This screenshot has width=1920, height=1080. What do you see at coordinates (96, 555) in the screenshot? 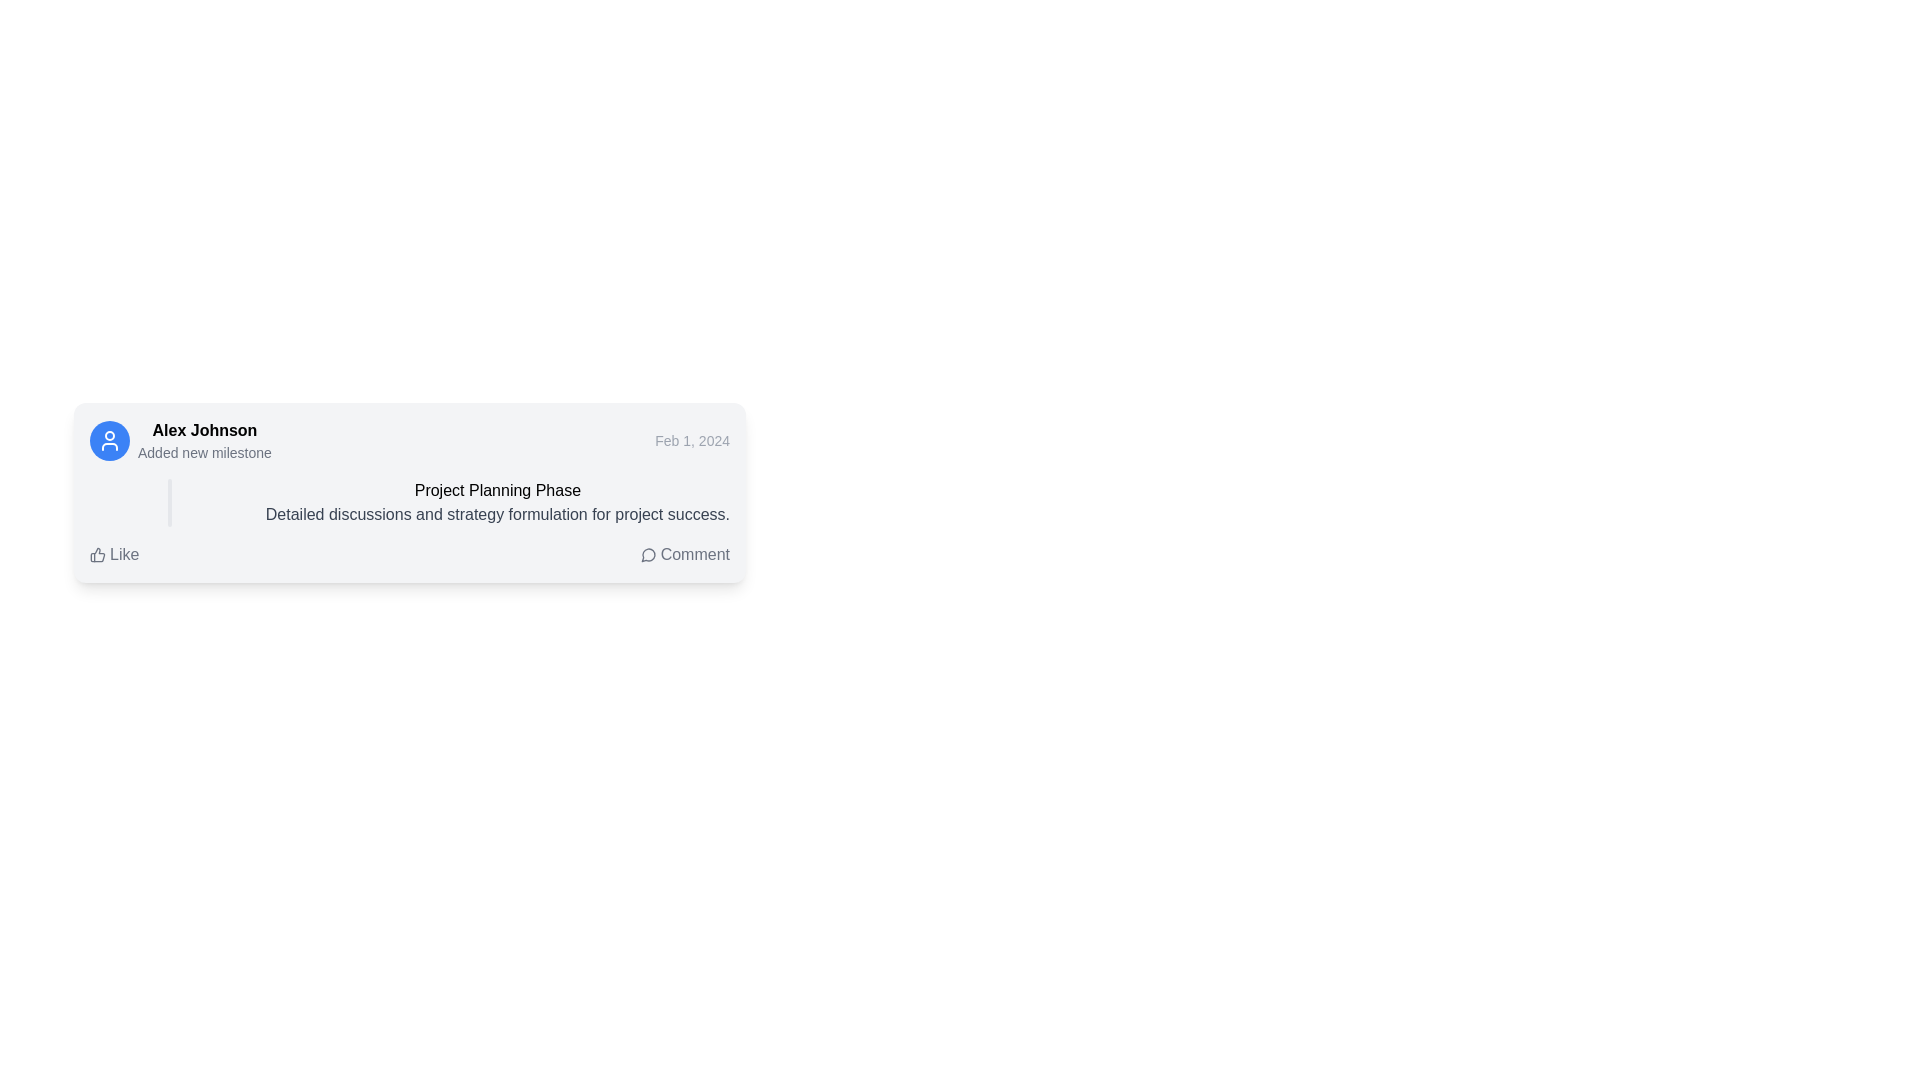
I see `the thumbs-up icon in the 'Like' button group` at bounding box center [96, 555].